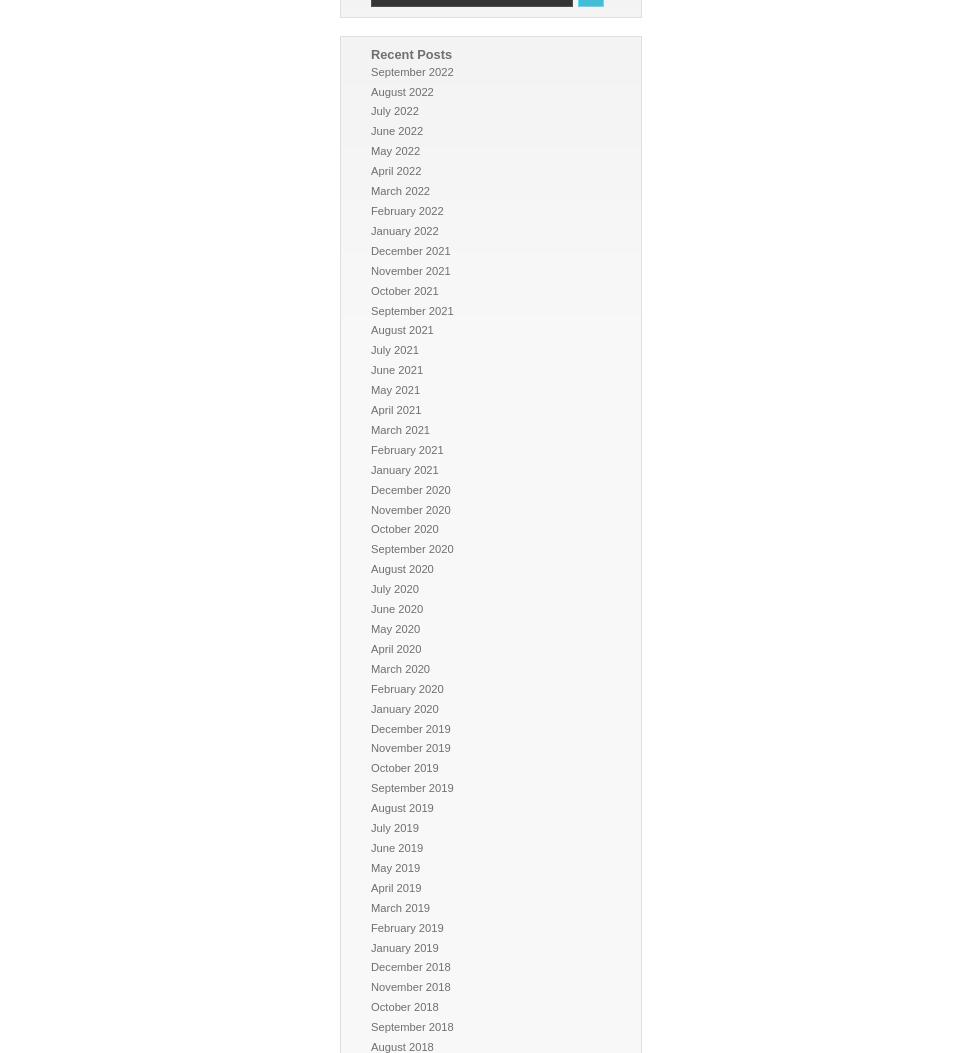 This screenshot has height=1053, width=960. What do you see at coordinates (406, 209) in the screenshot?
I see `'February 2022'` at bounding box center [406, 209].